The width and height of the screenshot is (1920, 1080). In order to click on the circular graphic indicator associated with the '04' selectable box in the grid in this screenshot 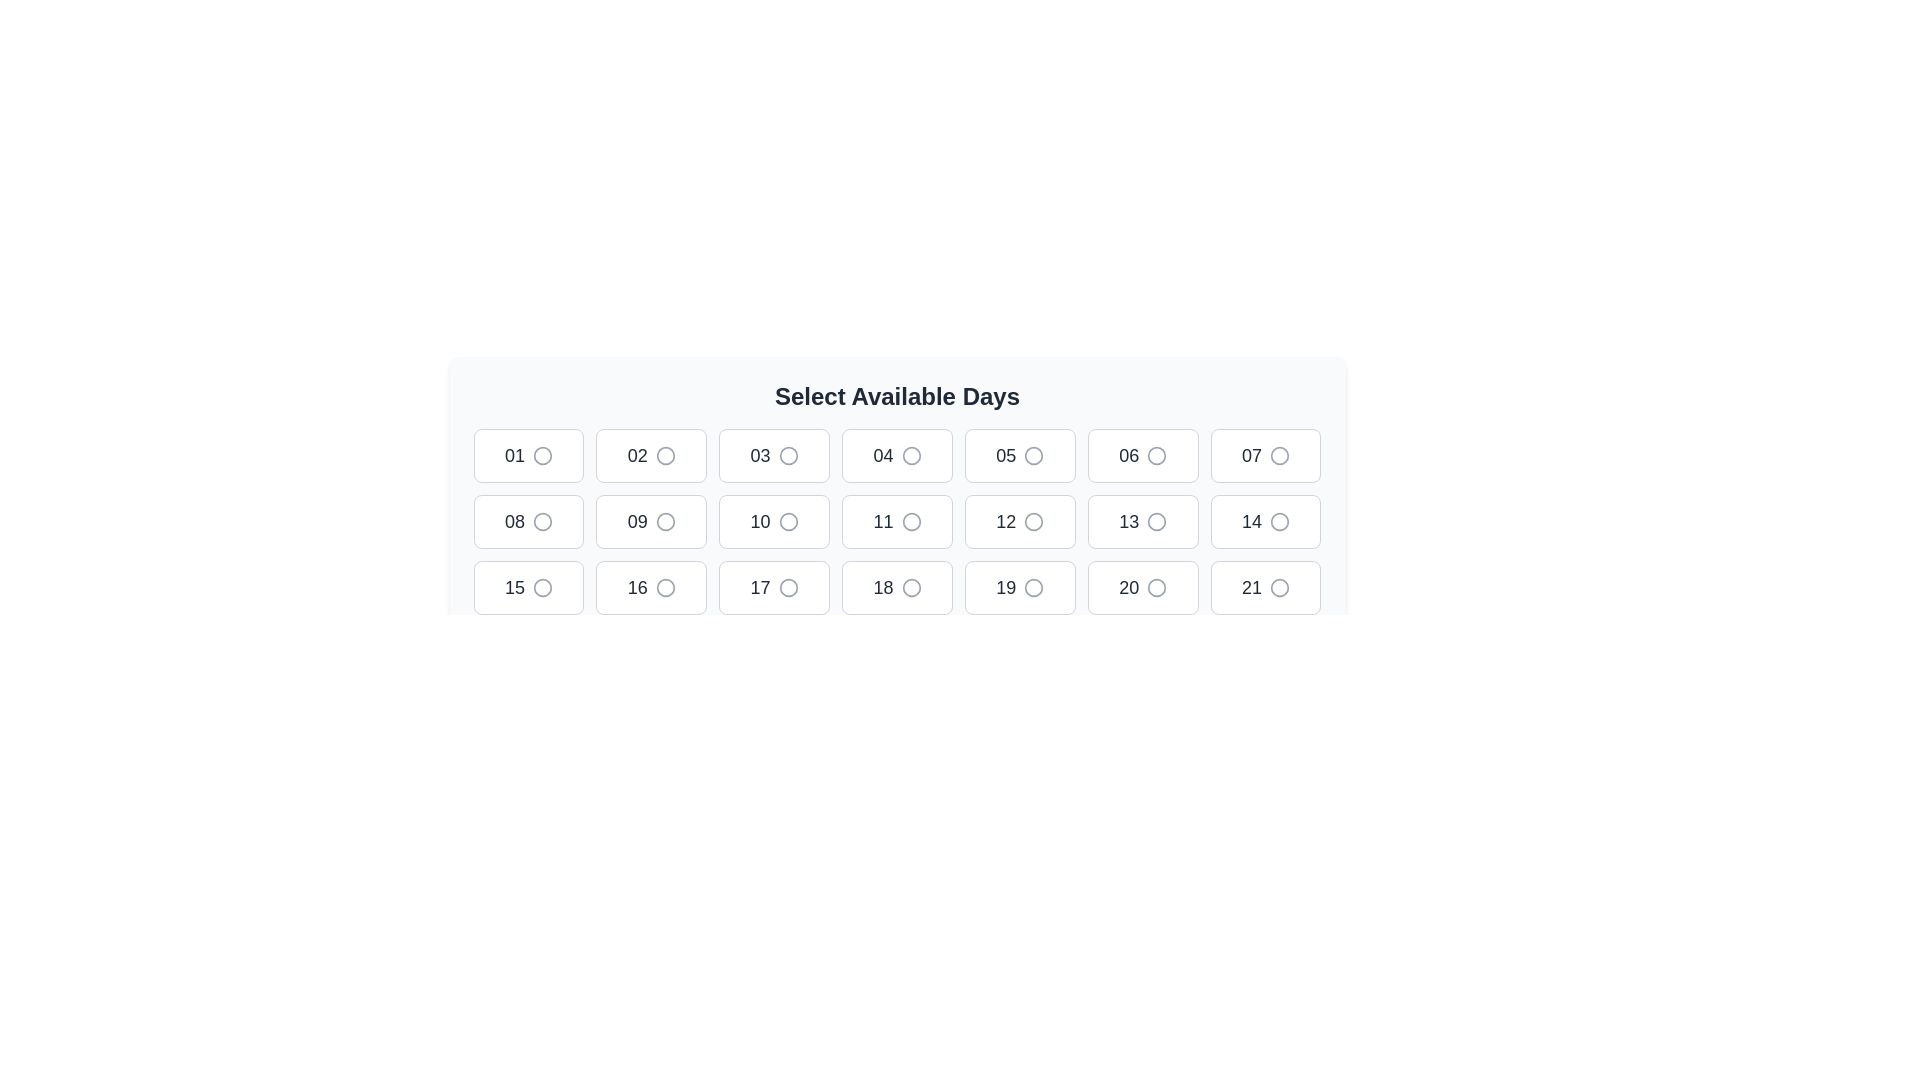, I will do `click(910, 455)`.